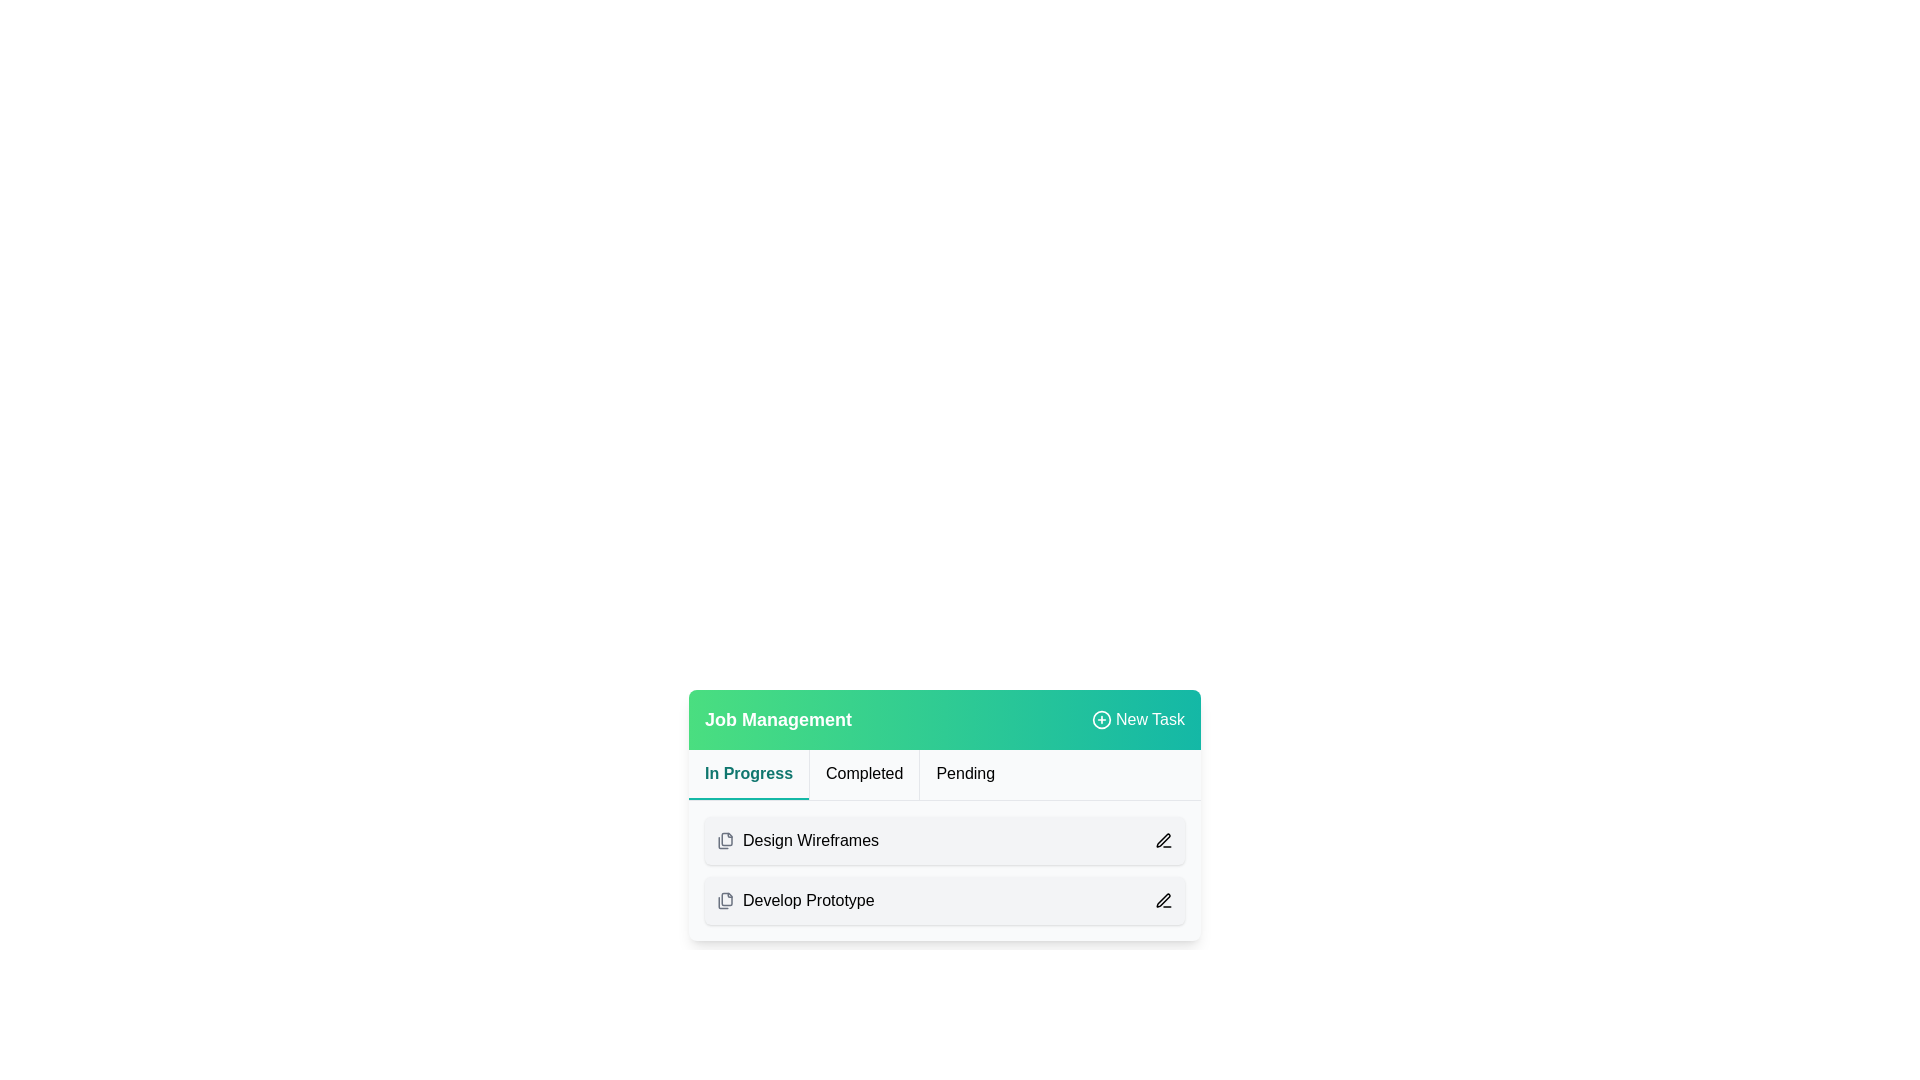 Image resolution: width=1920 pixels, height=1080 pixels. What do you see at coordinates (808, 901) in the screenshot?
I see `the text label indicating the task 'Develop Prototype' located in the task management system under the 'In Progress' category, positioned below 'Design Wireframes'` at bounding box center [808, 901].